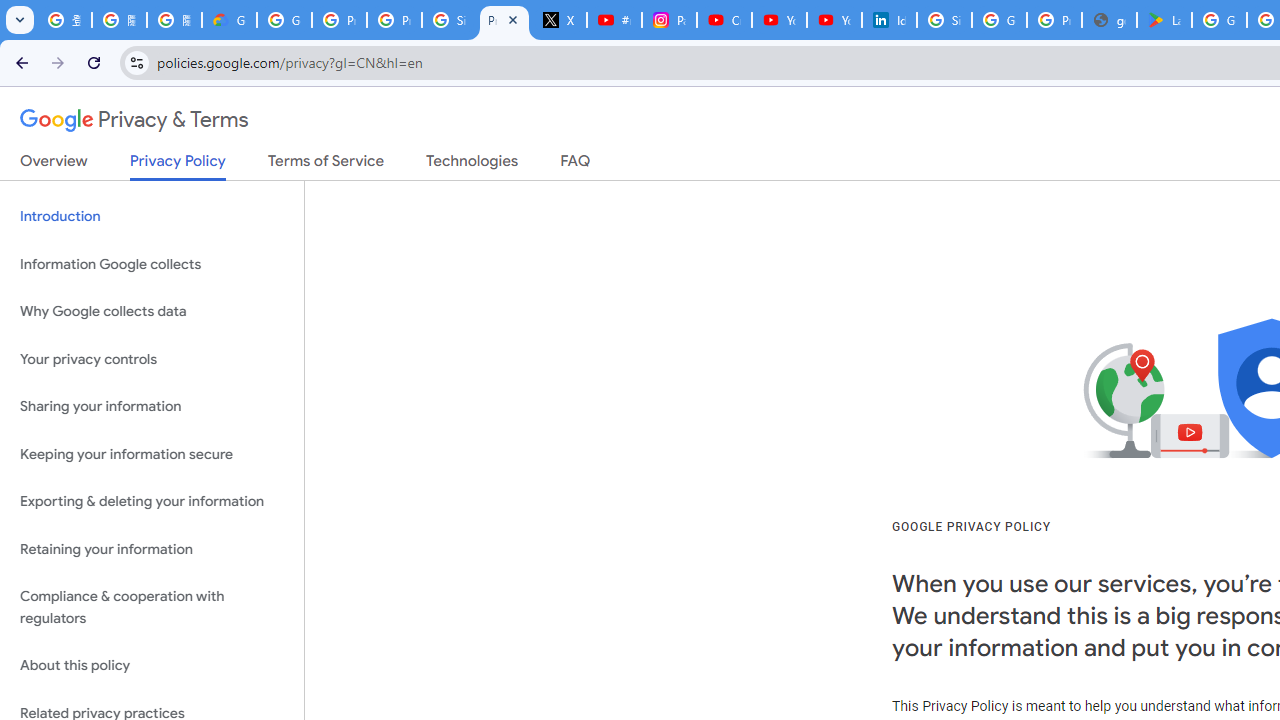  I want to click on 'Your privacy controls', so click(151, 358).